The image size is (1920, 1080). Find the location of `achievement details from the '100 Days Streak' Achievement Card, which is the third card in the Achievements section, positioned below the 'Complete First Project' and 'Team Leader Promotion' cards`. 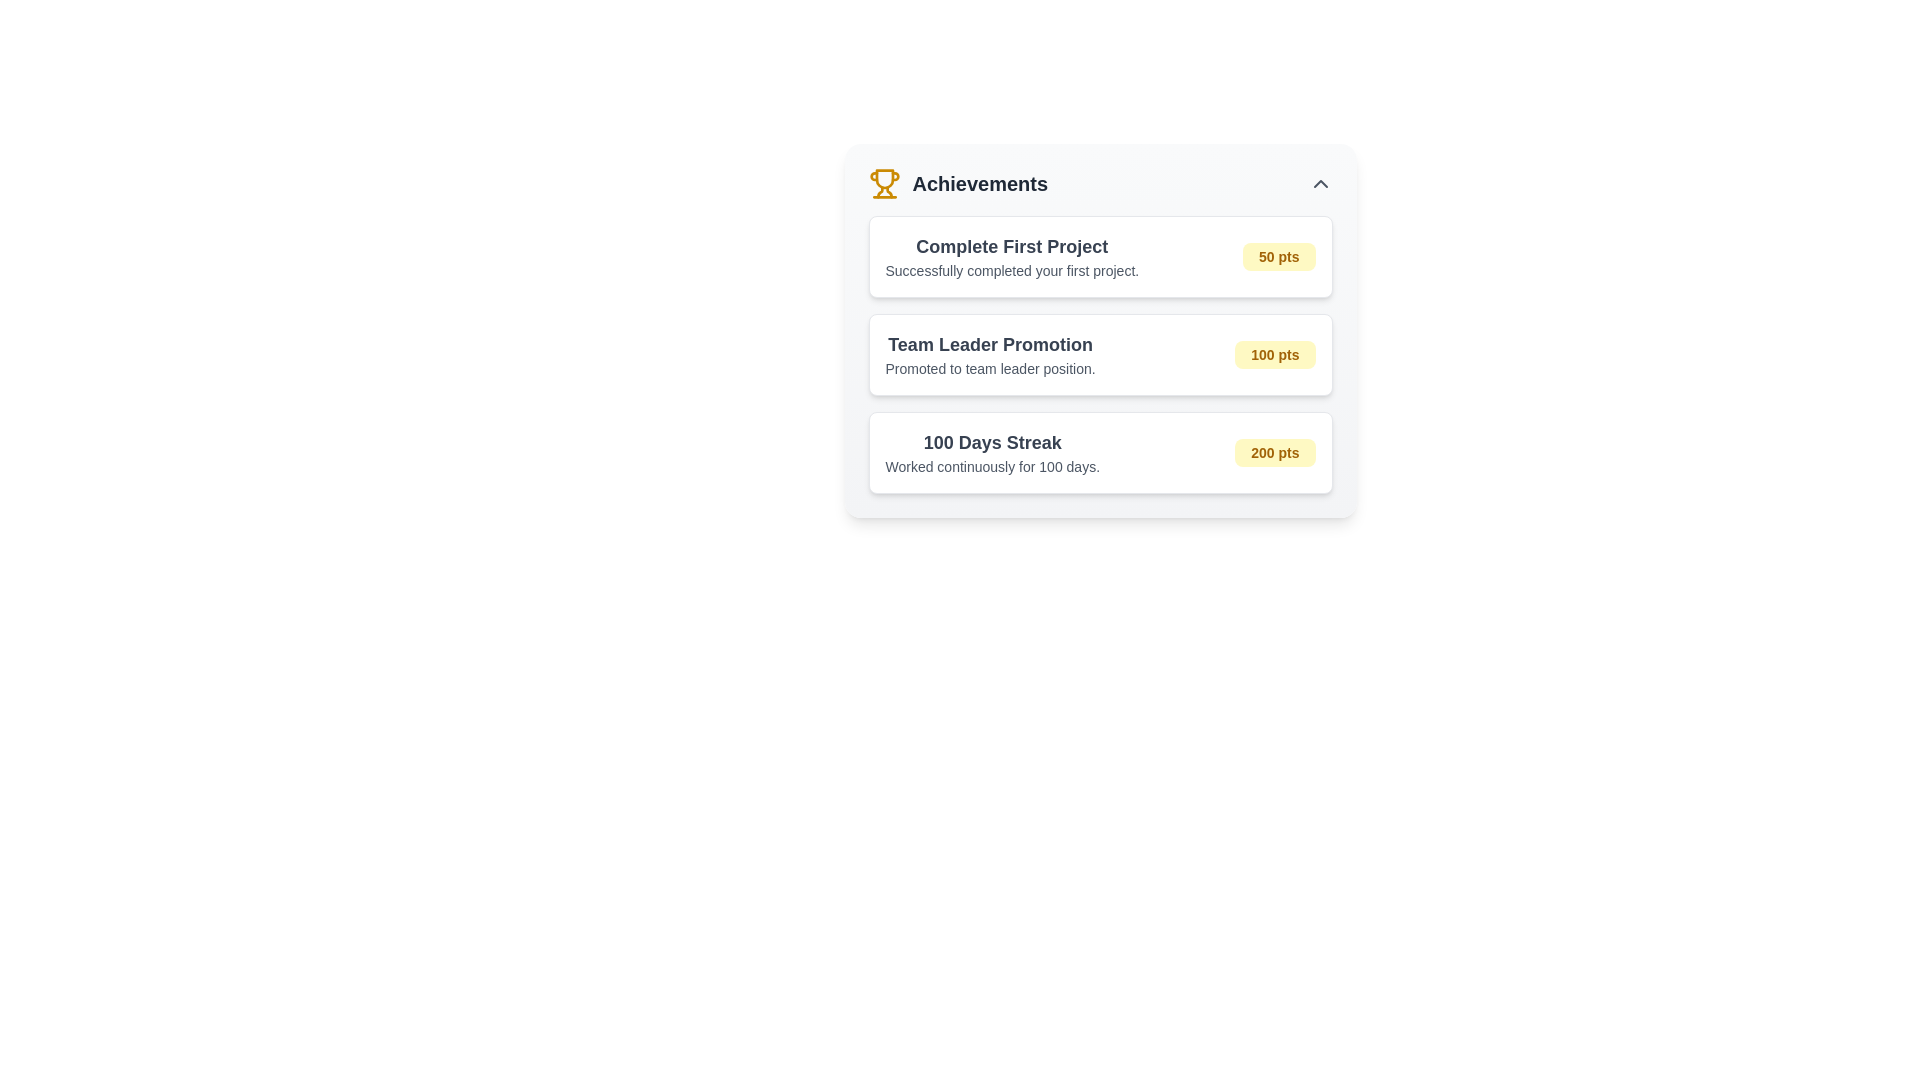

achievement details from the '100 Days Streak' Achievement Card, which is the third card in the Achievements section, positioned below the 'Complete First Project' and 'Team Leader Promotion' cards is located at coordinates (1099, 452).